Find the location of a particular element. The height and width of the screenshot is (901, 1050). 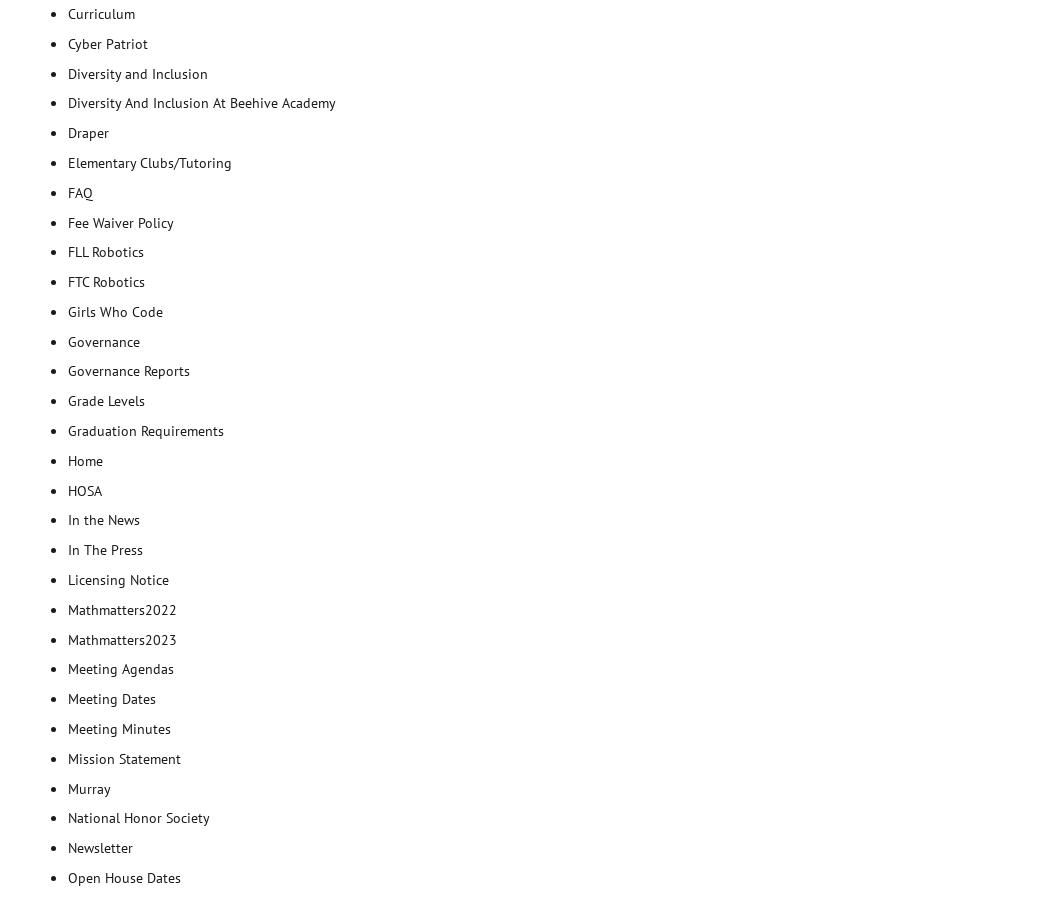

'Open House Dates' is located at coordinates (123, 878).